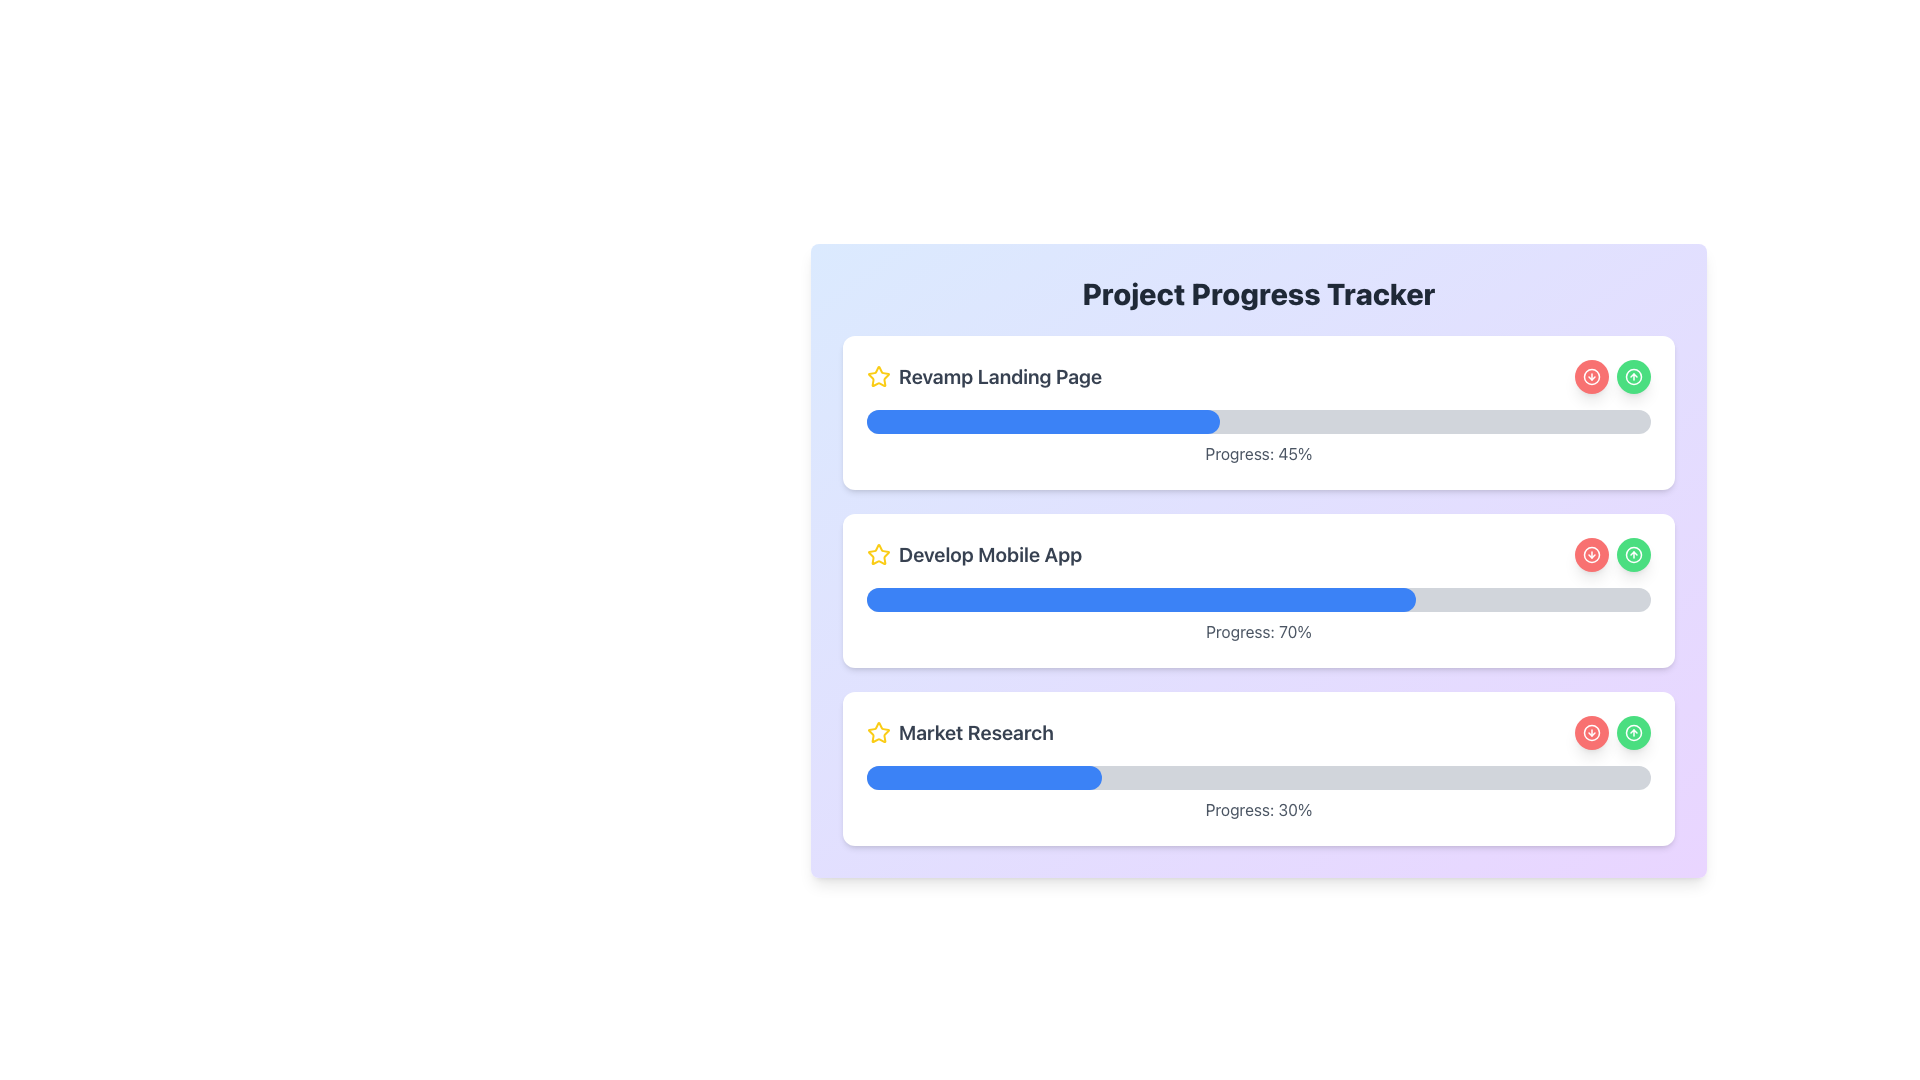 The height and width of the screenshot is (1080, 1920). Describe the element at coordinates (878, 732) in the screenshot. I see `the importance/status icon located in the 'Market Research' project card, positioned to the left of the card title` at that location.